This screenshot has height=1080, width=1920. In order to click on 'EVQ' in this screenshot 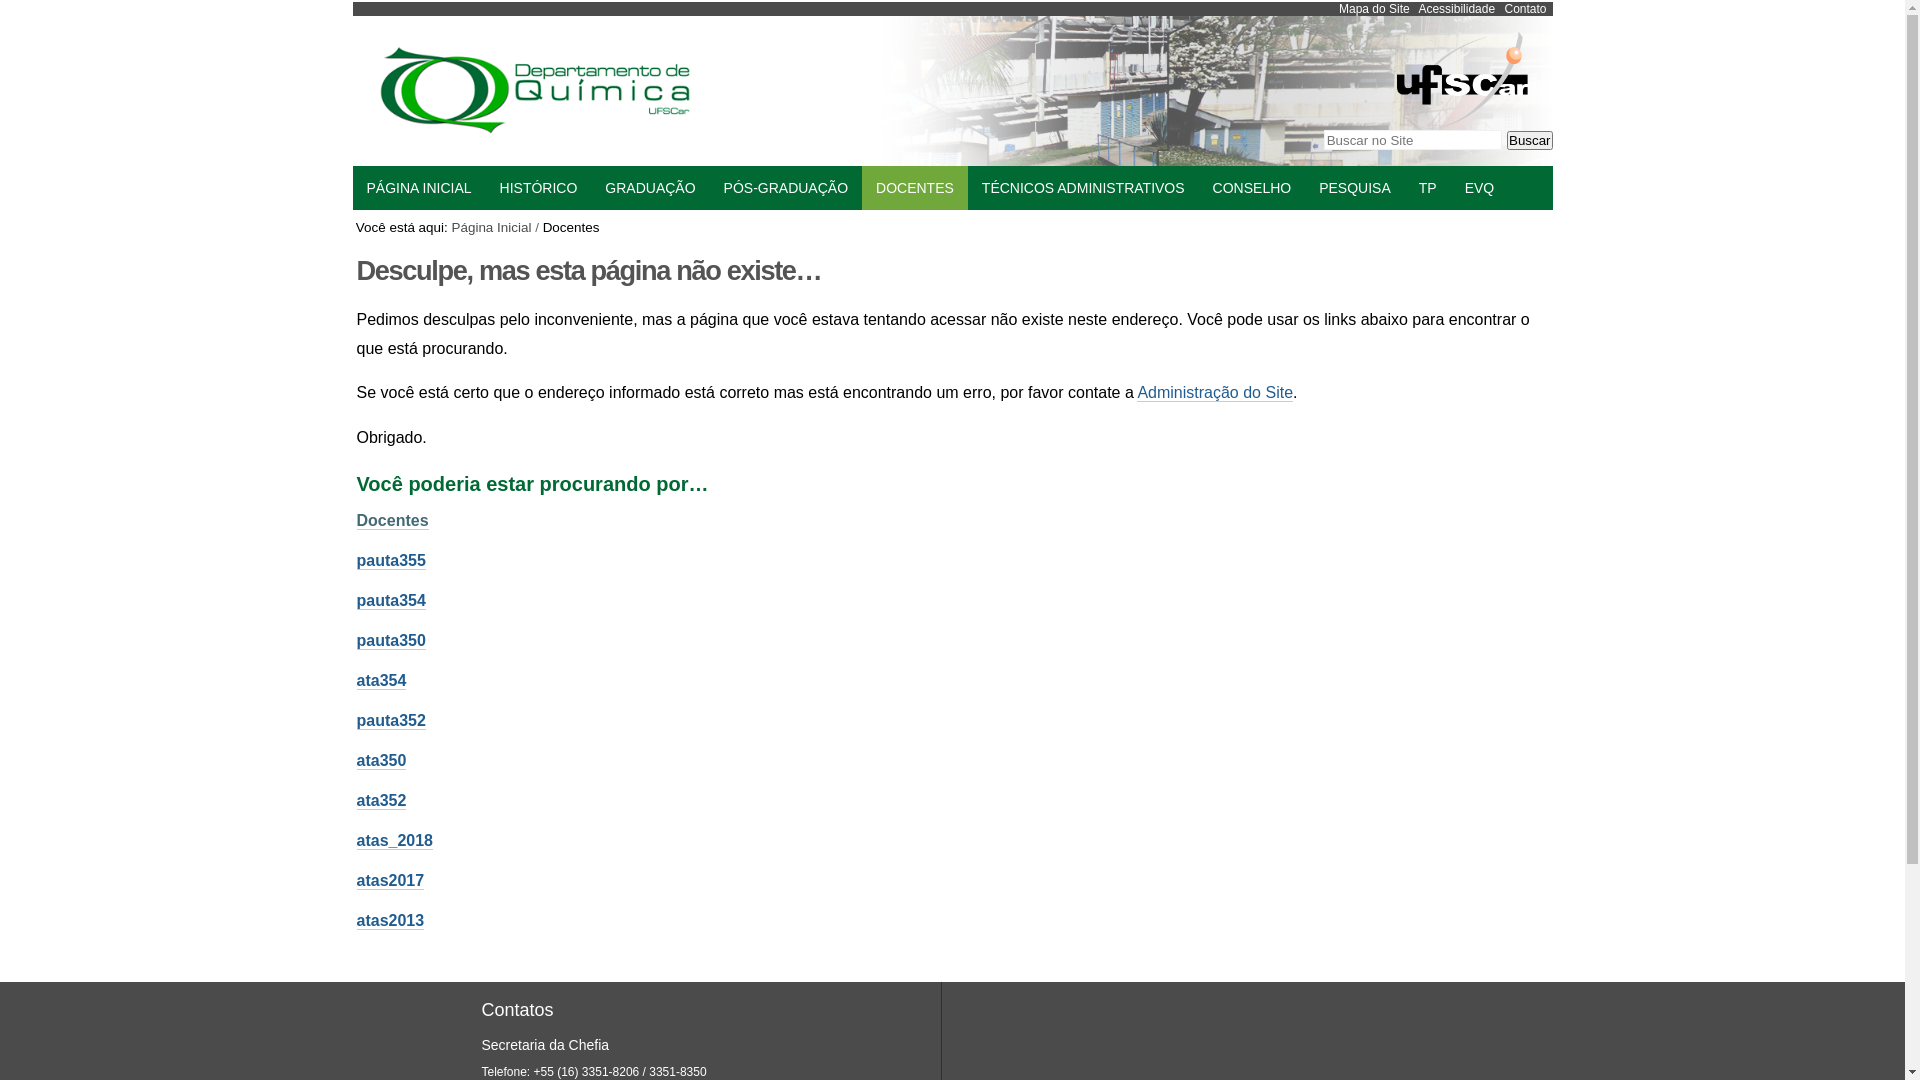, I will do `click(1479, 188)`.